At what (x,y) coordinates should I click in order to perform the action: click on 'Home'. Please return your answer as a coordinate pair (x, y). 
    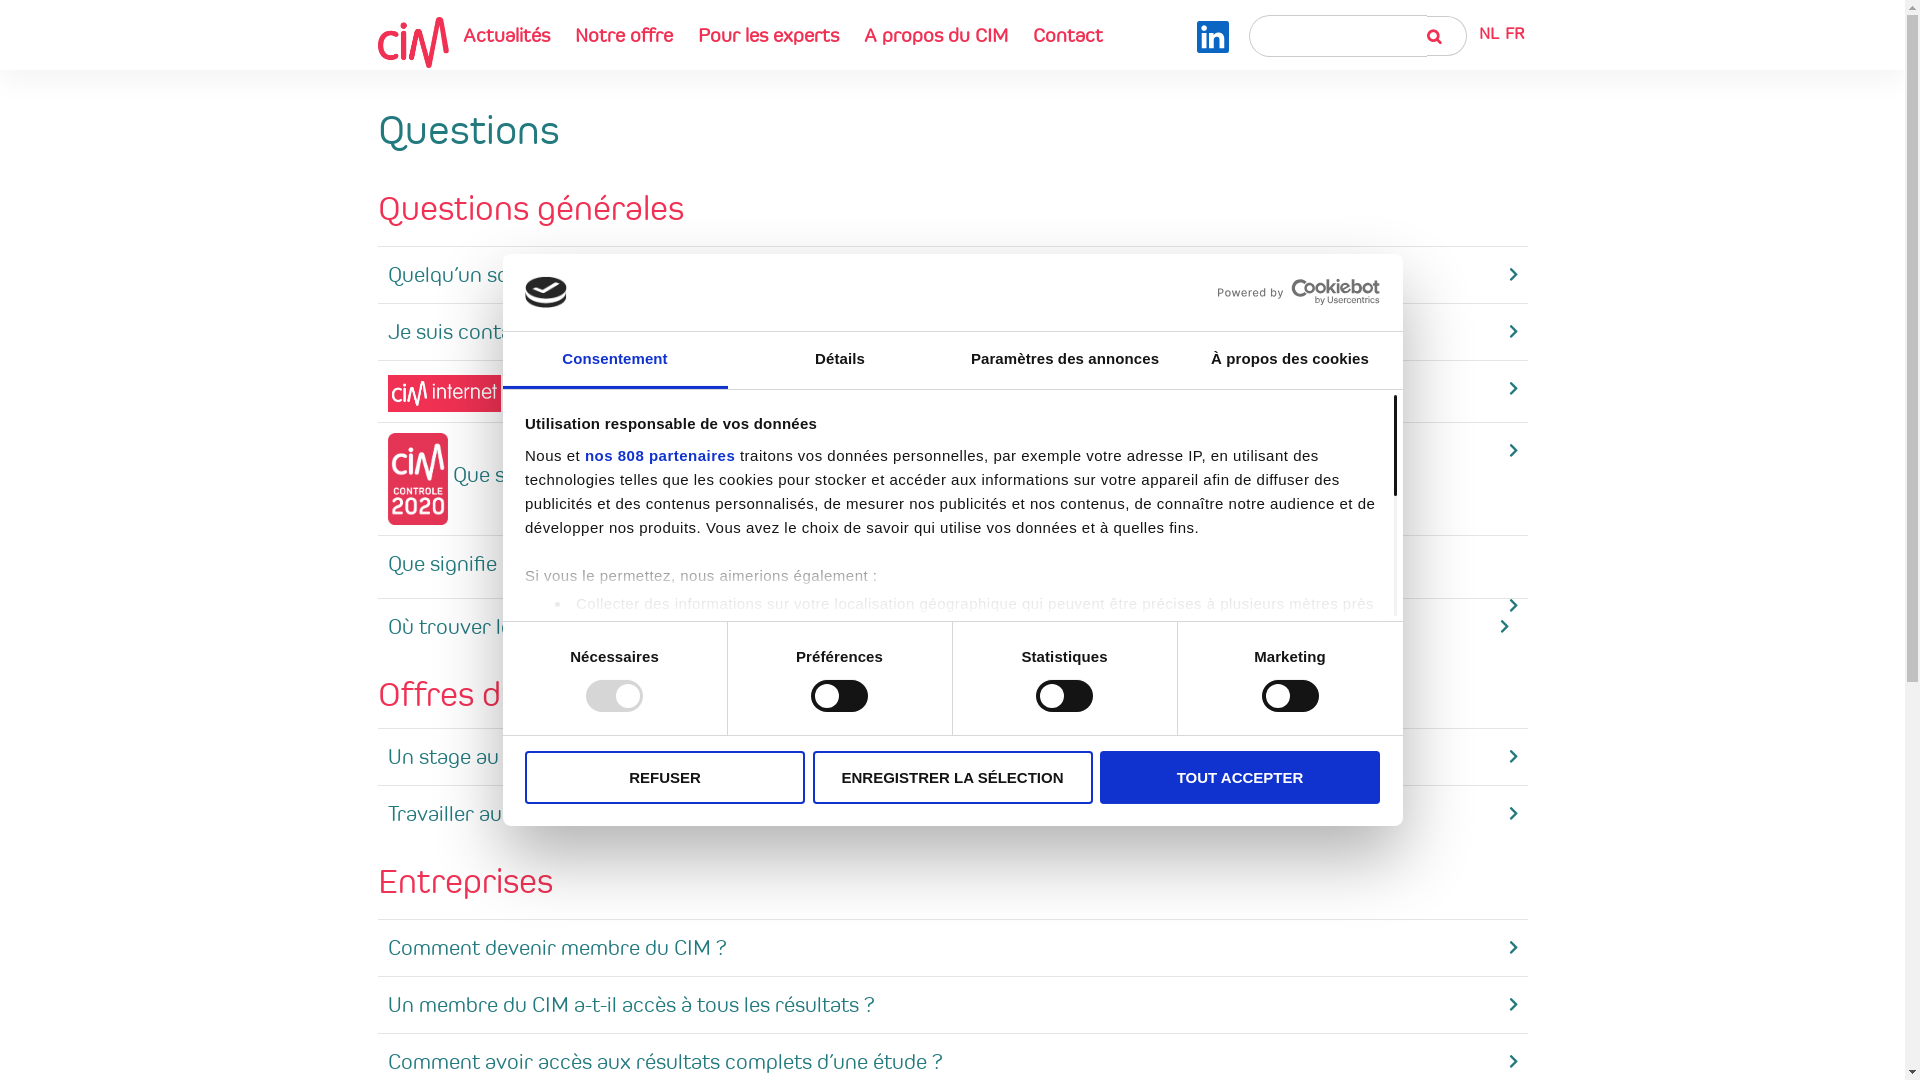
    Looking at the image, I should click on (412, 41).